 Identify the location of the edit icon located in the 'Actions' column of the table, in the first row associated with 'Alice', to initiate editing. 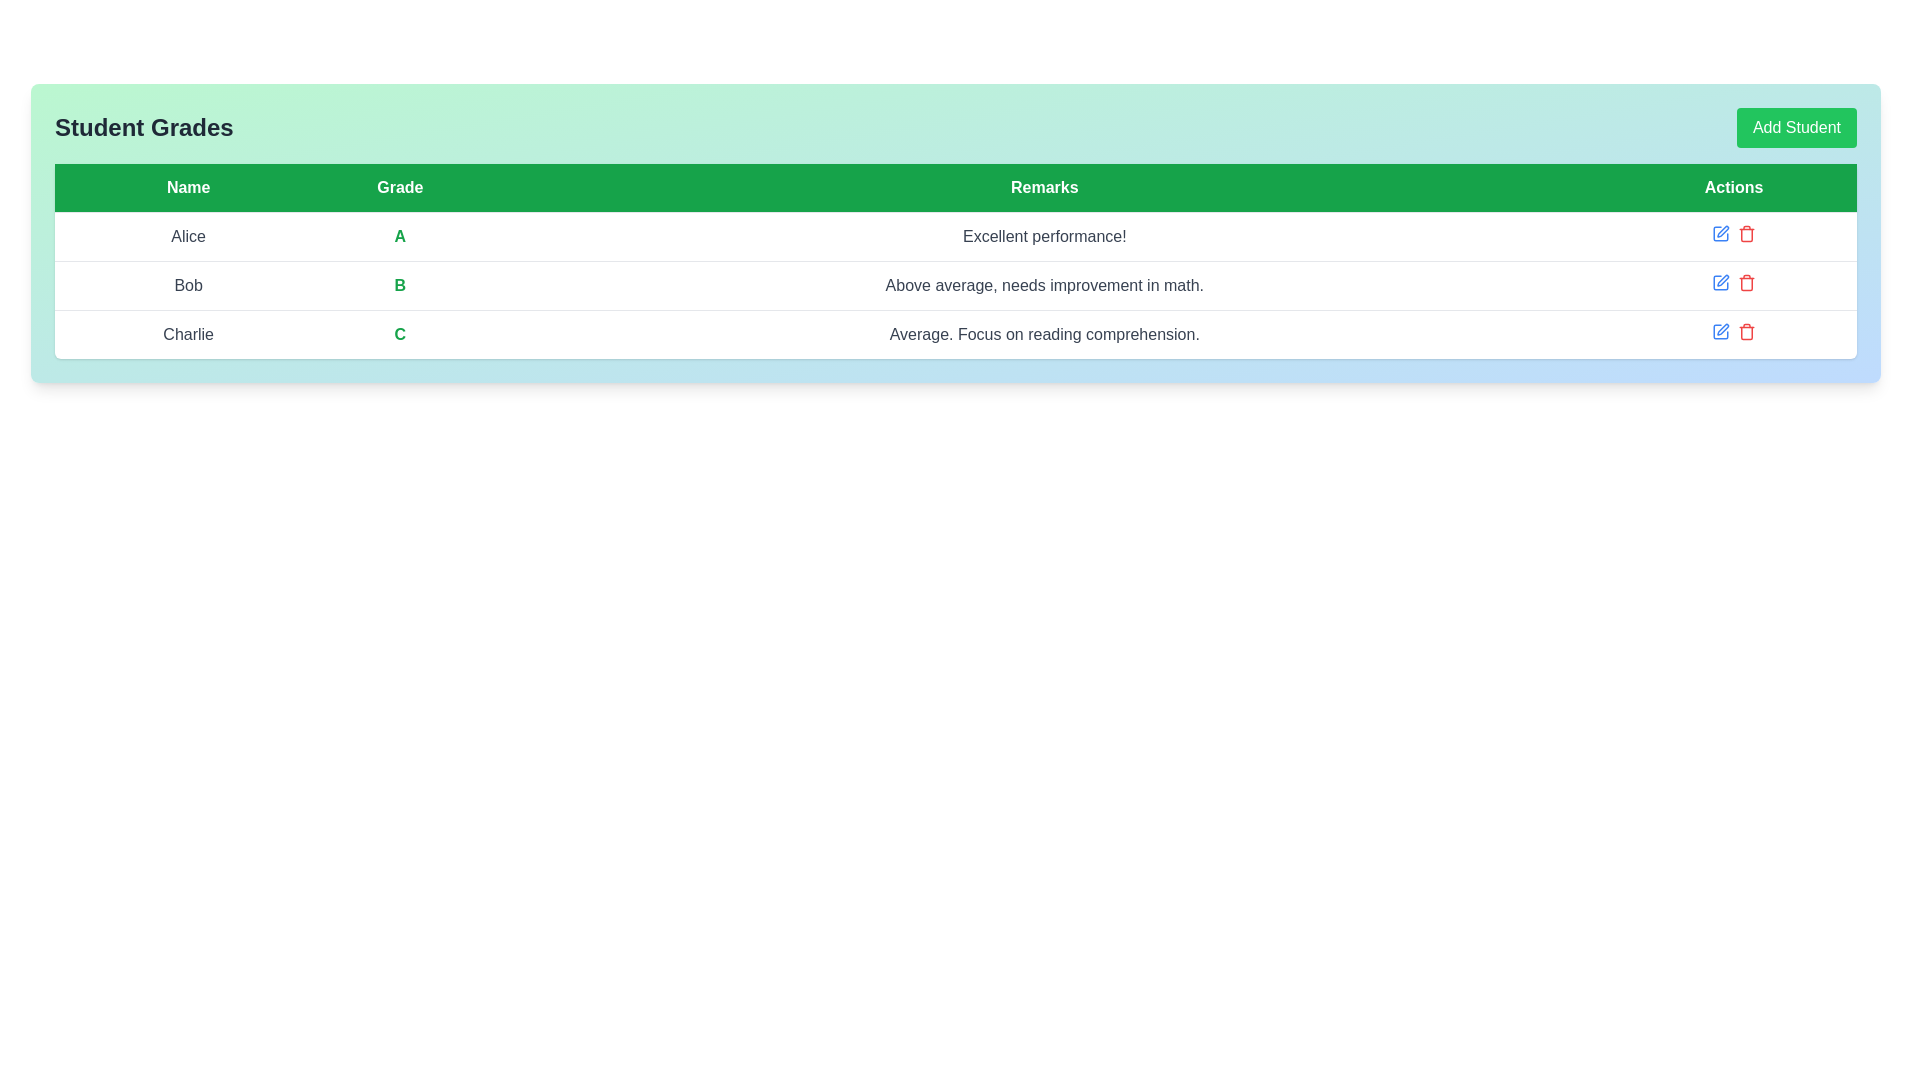
(1722, 230).